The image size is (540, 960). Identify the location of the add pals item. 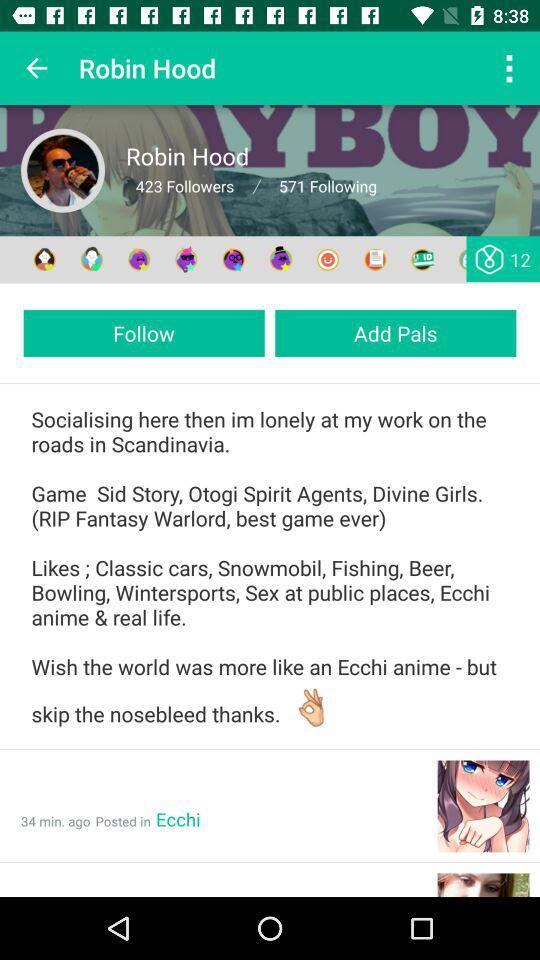
(395, 333).